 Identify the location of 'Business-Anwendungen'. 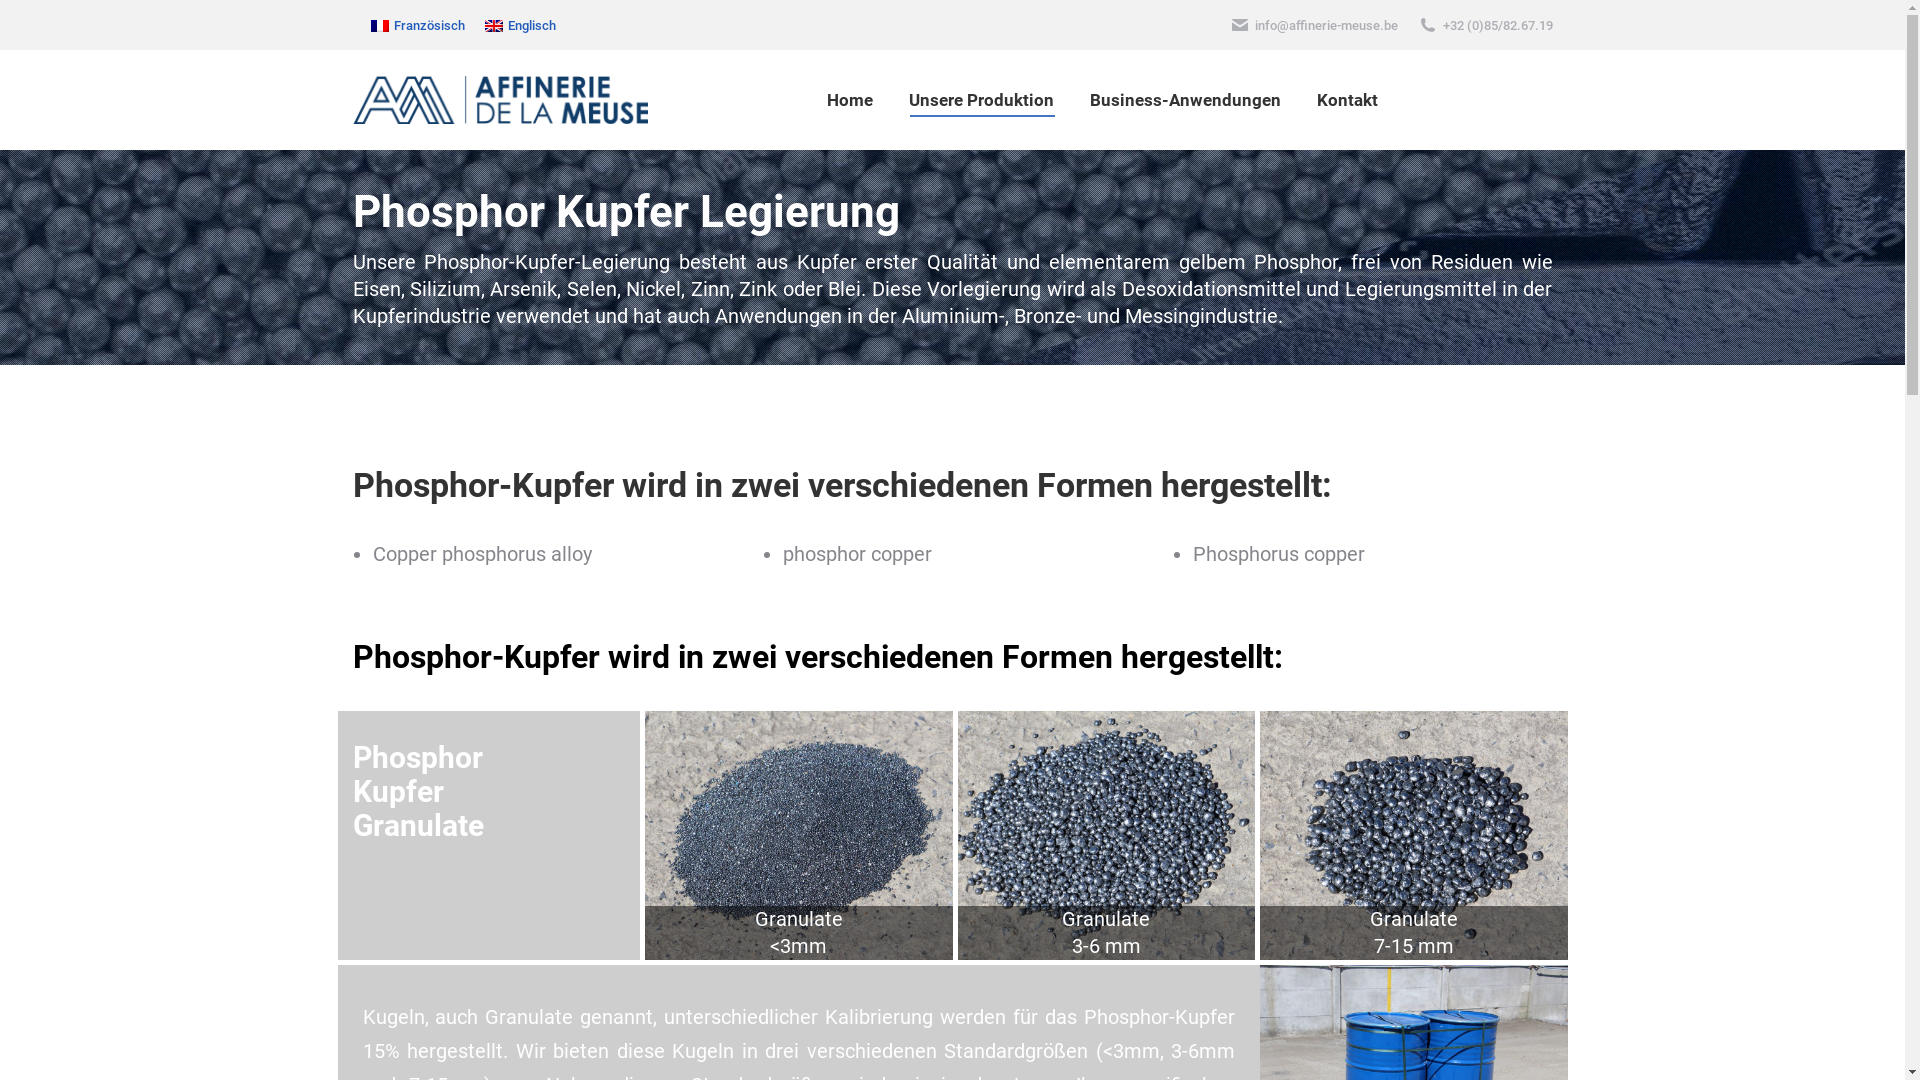
(1185, 100).